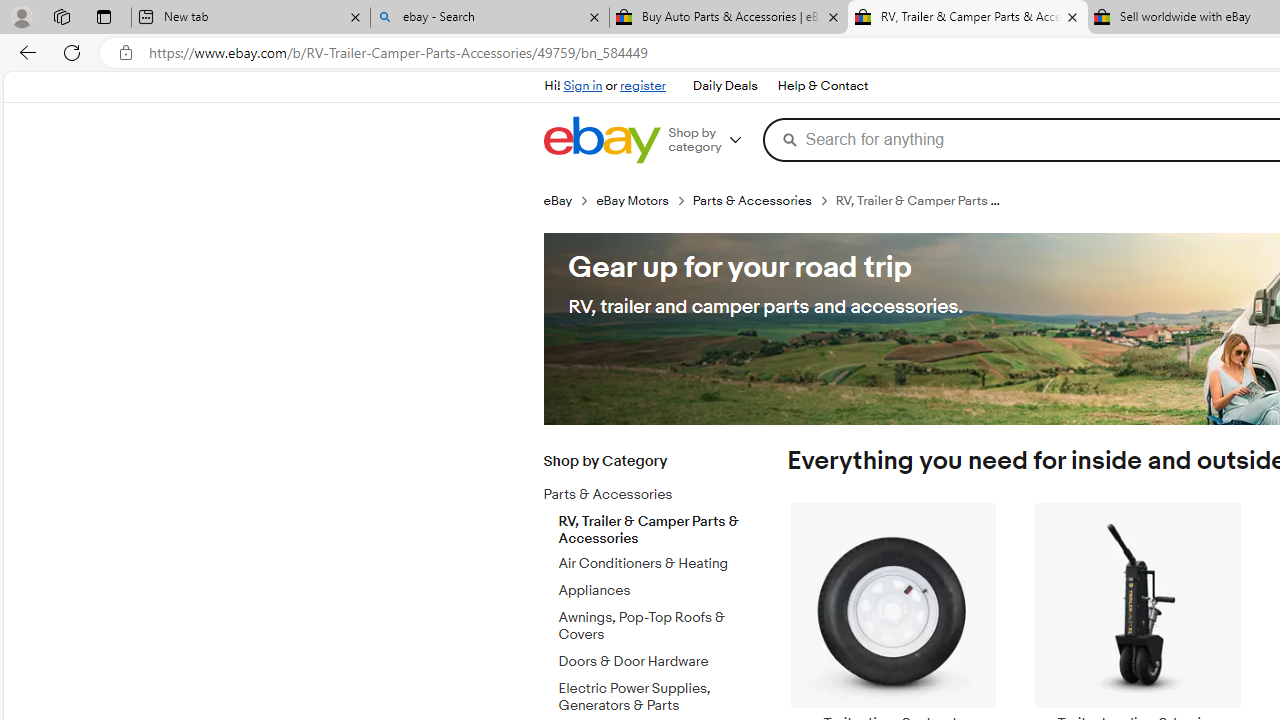  What do you see at coordinates (249, 17) in the screenshot?
I see `'New tab'` at bounding box center [249, 17].